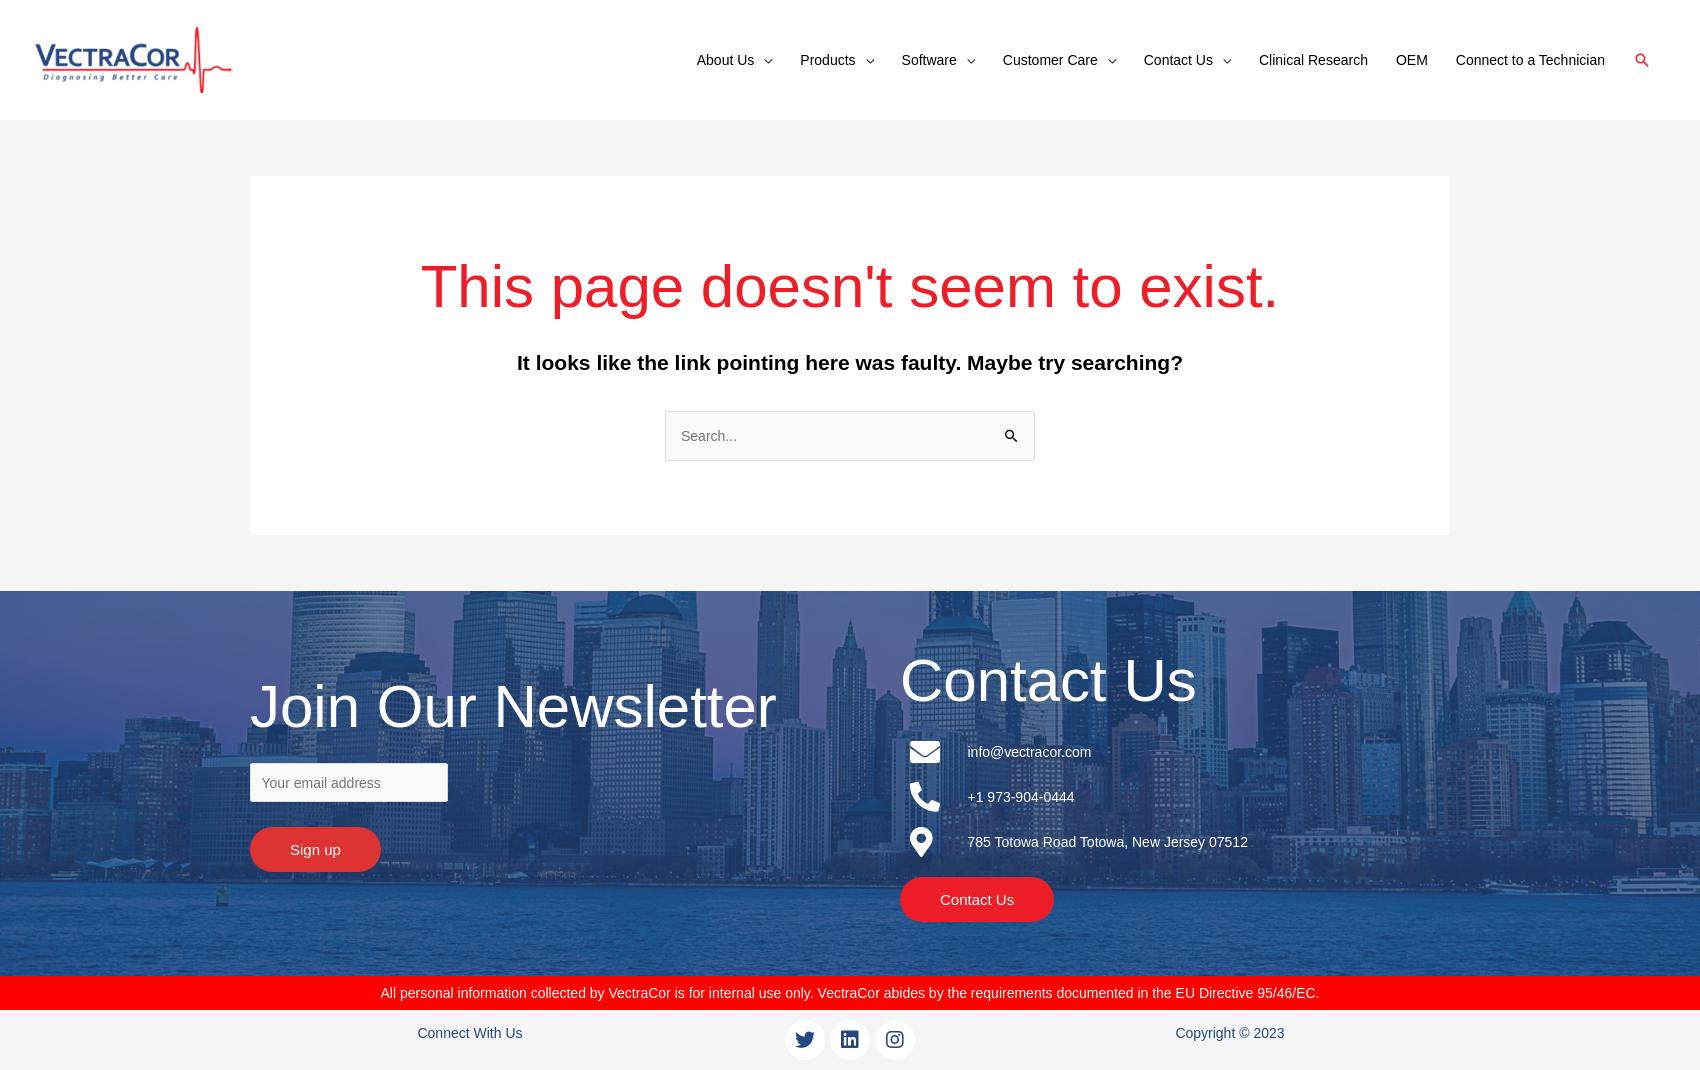 The width and height of the screenshot is (1700, 1070). I want to click on 'About Us', so click(725, 59).